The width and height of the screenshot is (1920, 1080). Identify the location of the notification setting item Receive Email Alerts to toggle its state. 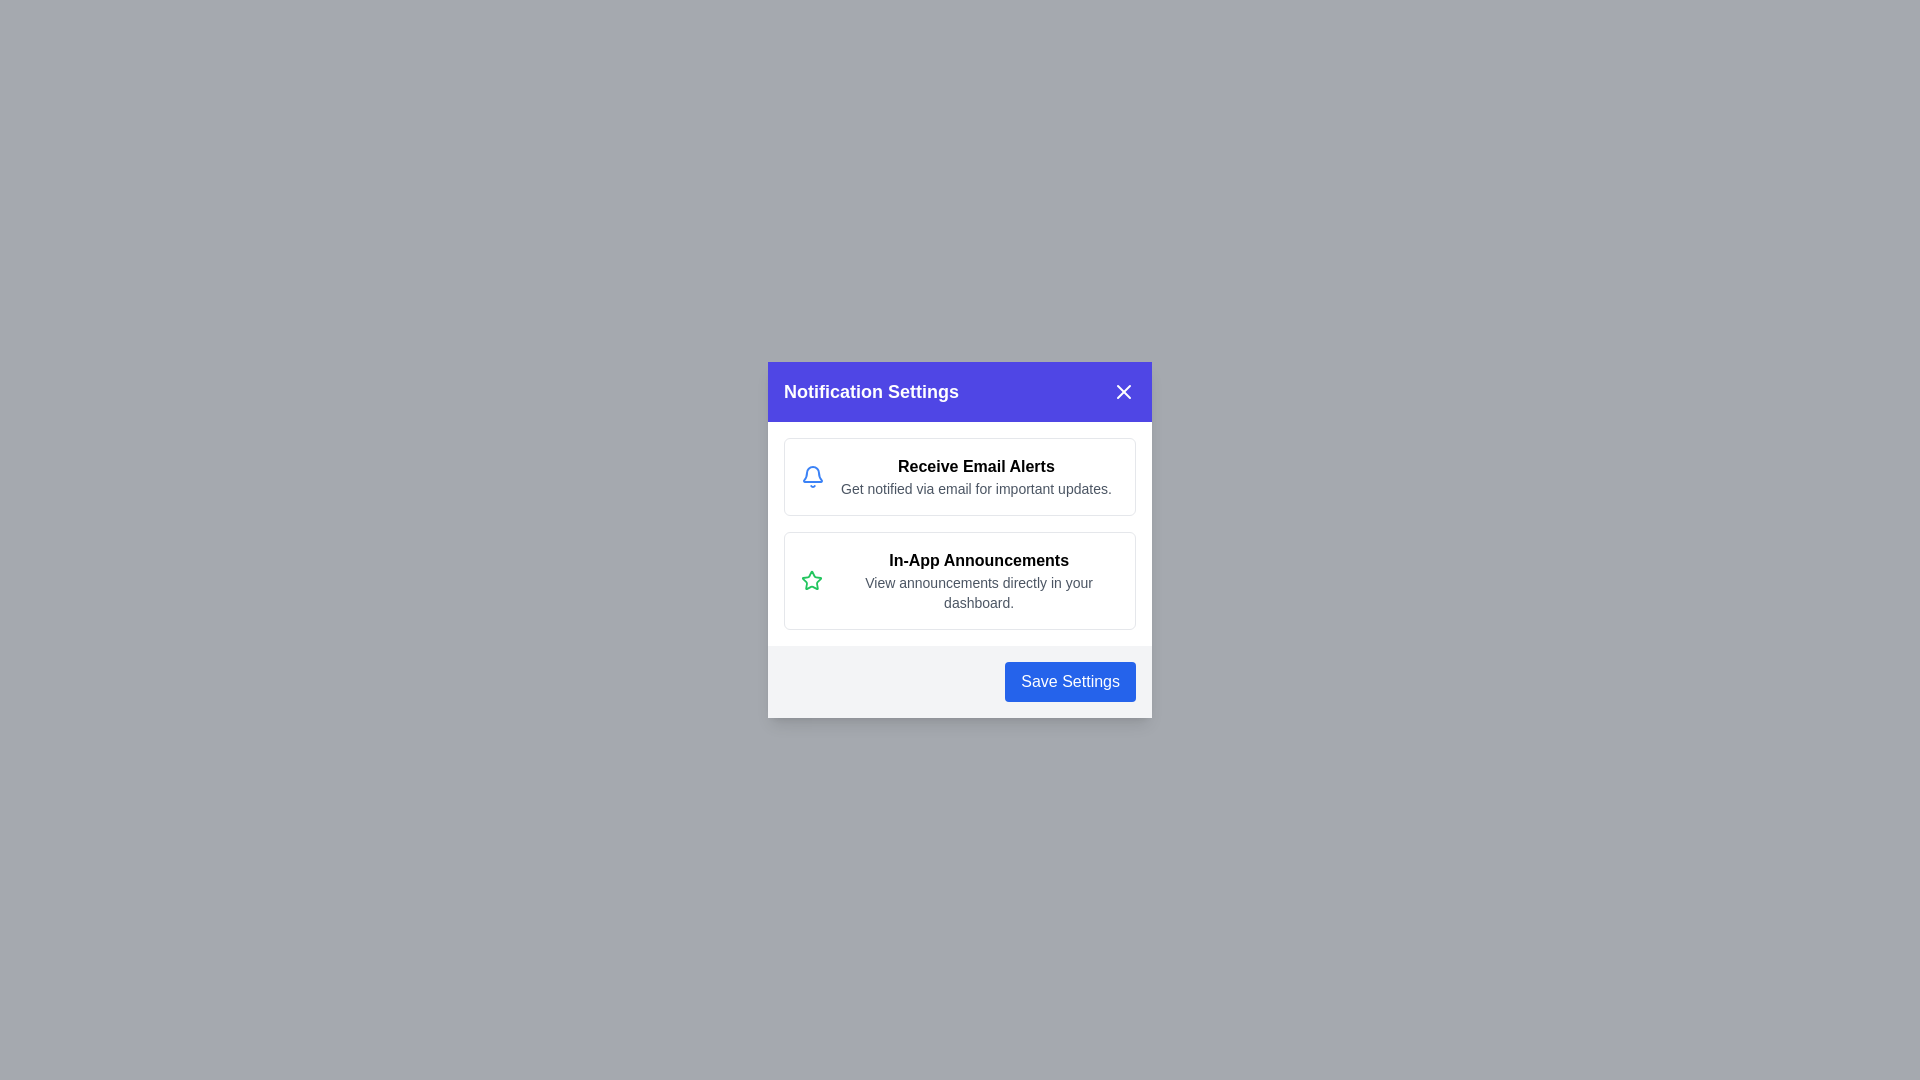
(960, 477).